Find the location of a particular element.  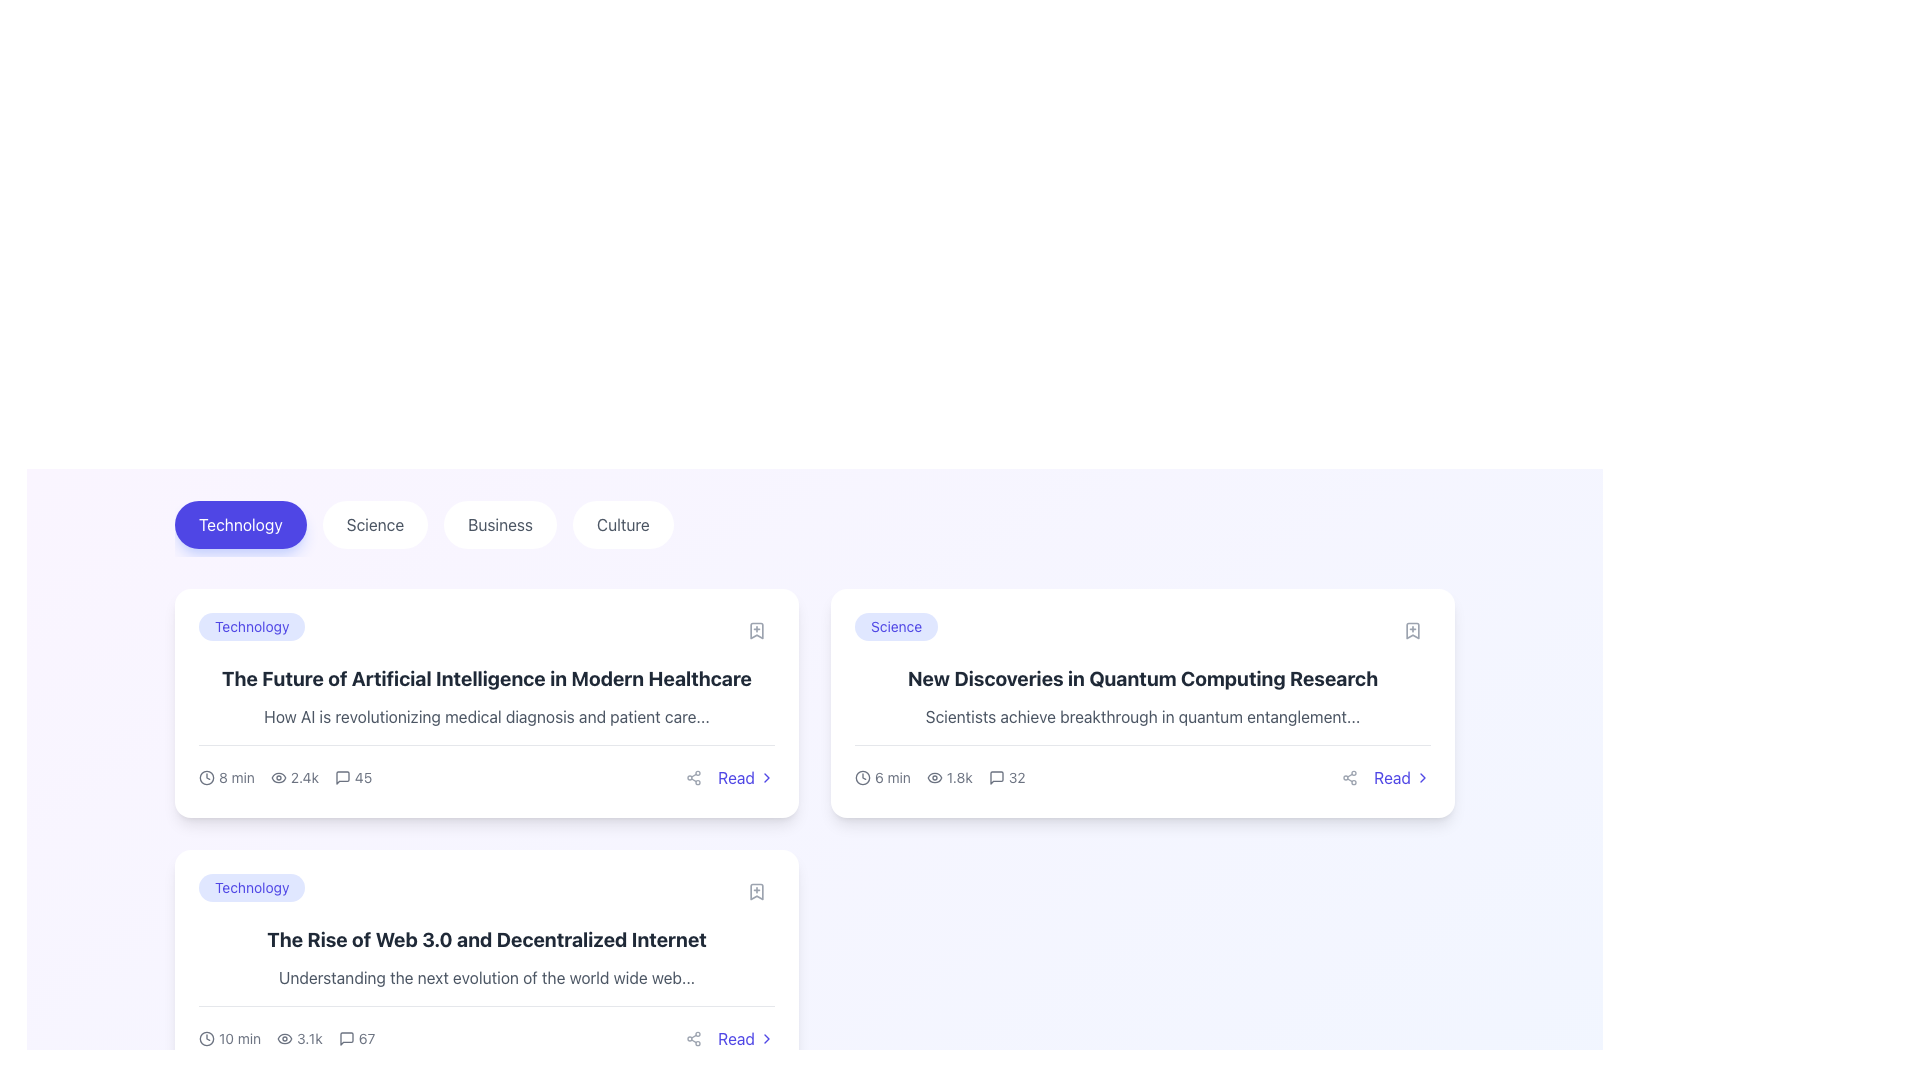

the button located at the bottom-right corner of the article card for 'The Future of Artificial Intelligence in Modern Healthcare' to trigger a style change is located at coordinates (725, 777).